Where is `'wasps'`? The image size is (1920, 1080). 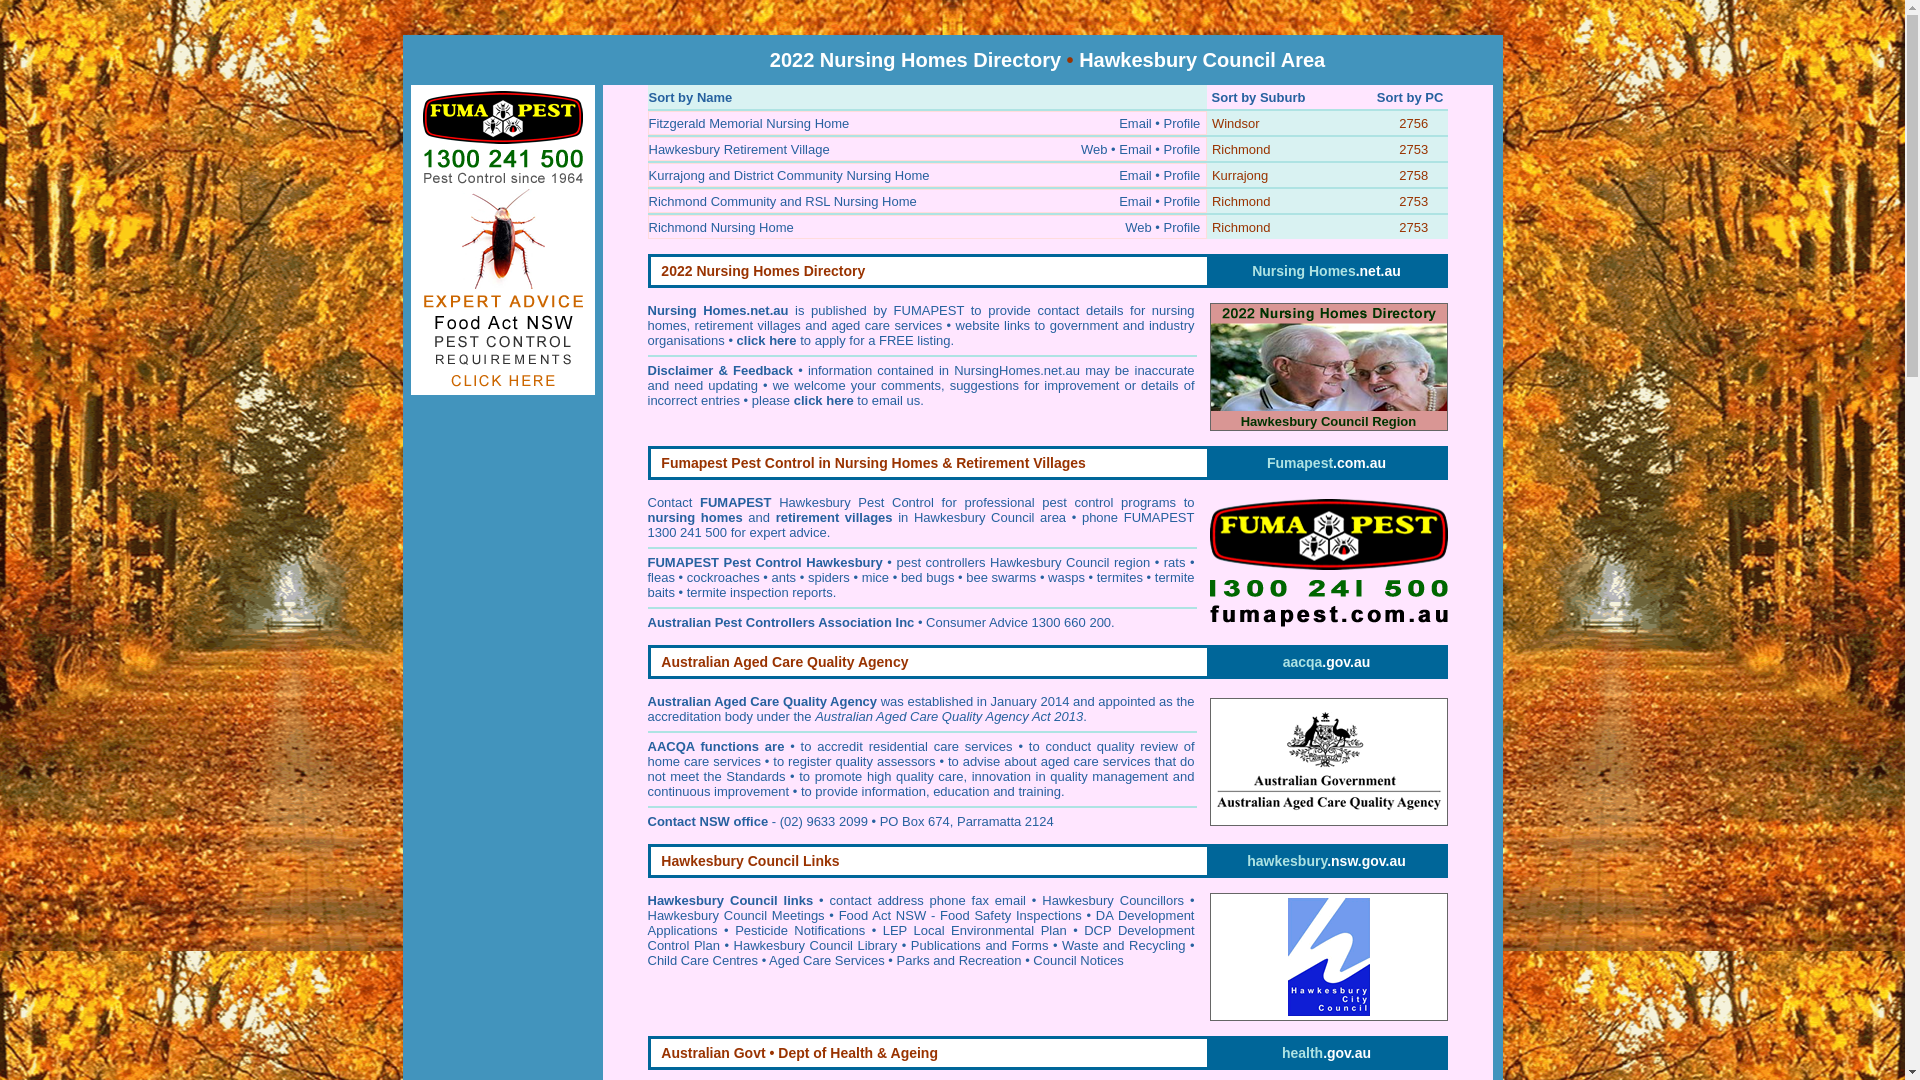 'wasps' is located at coordinates (1065, 577).